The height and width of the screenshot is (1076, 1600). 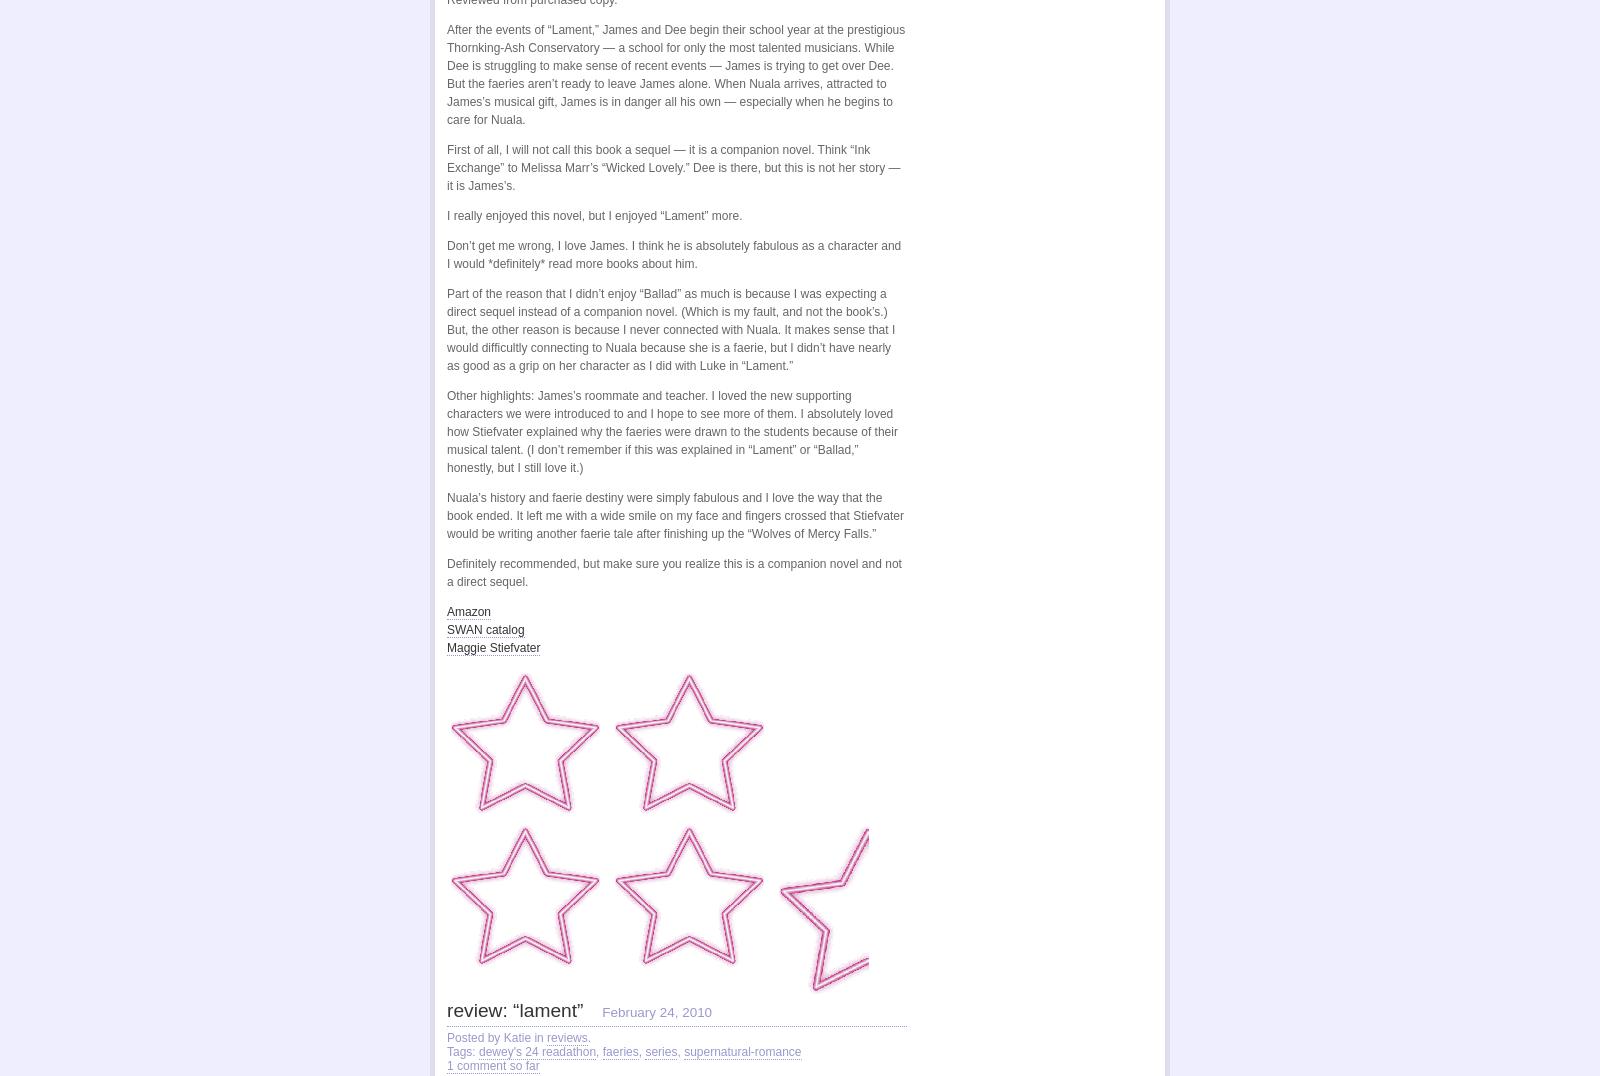 What do you see at coordinates (484, 627) in the screenshot?
I see `'SWAN catalog'` at bounding box center [484, 627].